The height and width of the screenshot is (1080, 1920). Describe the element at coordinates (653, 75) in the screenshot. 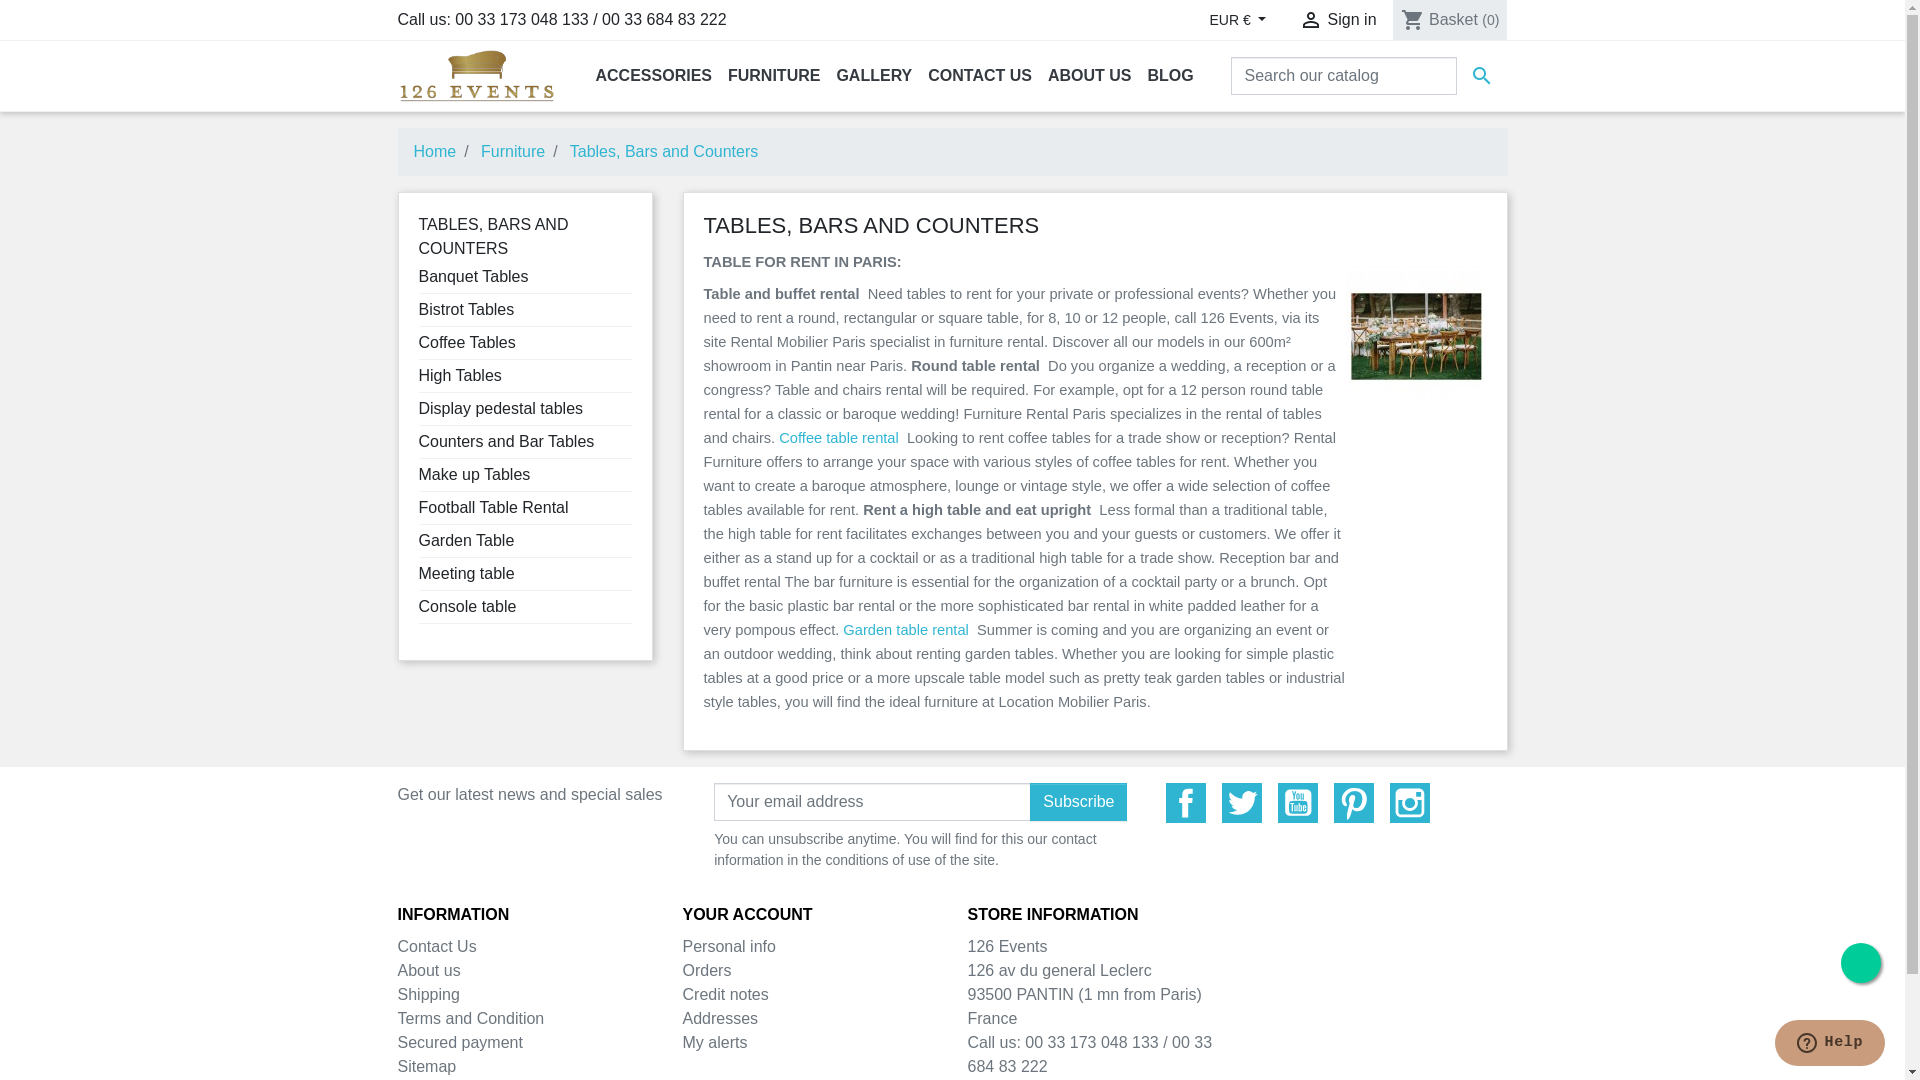

I see `'ACCESSORIES'` at that location.